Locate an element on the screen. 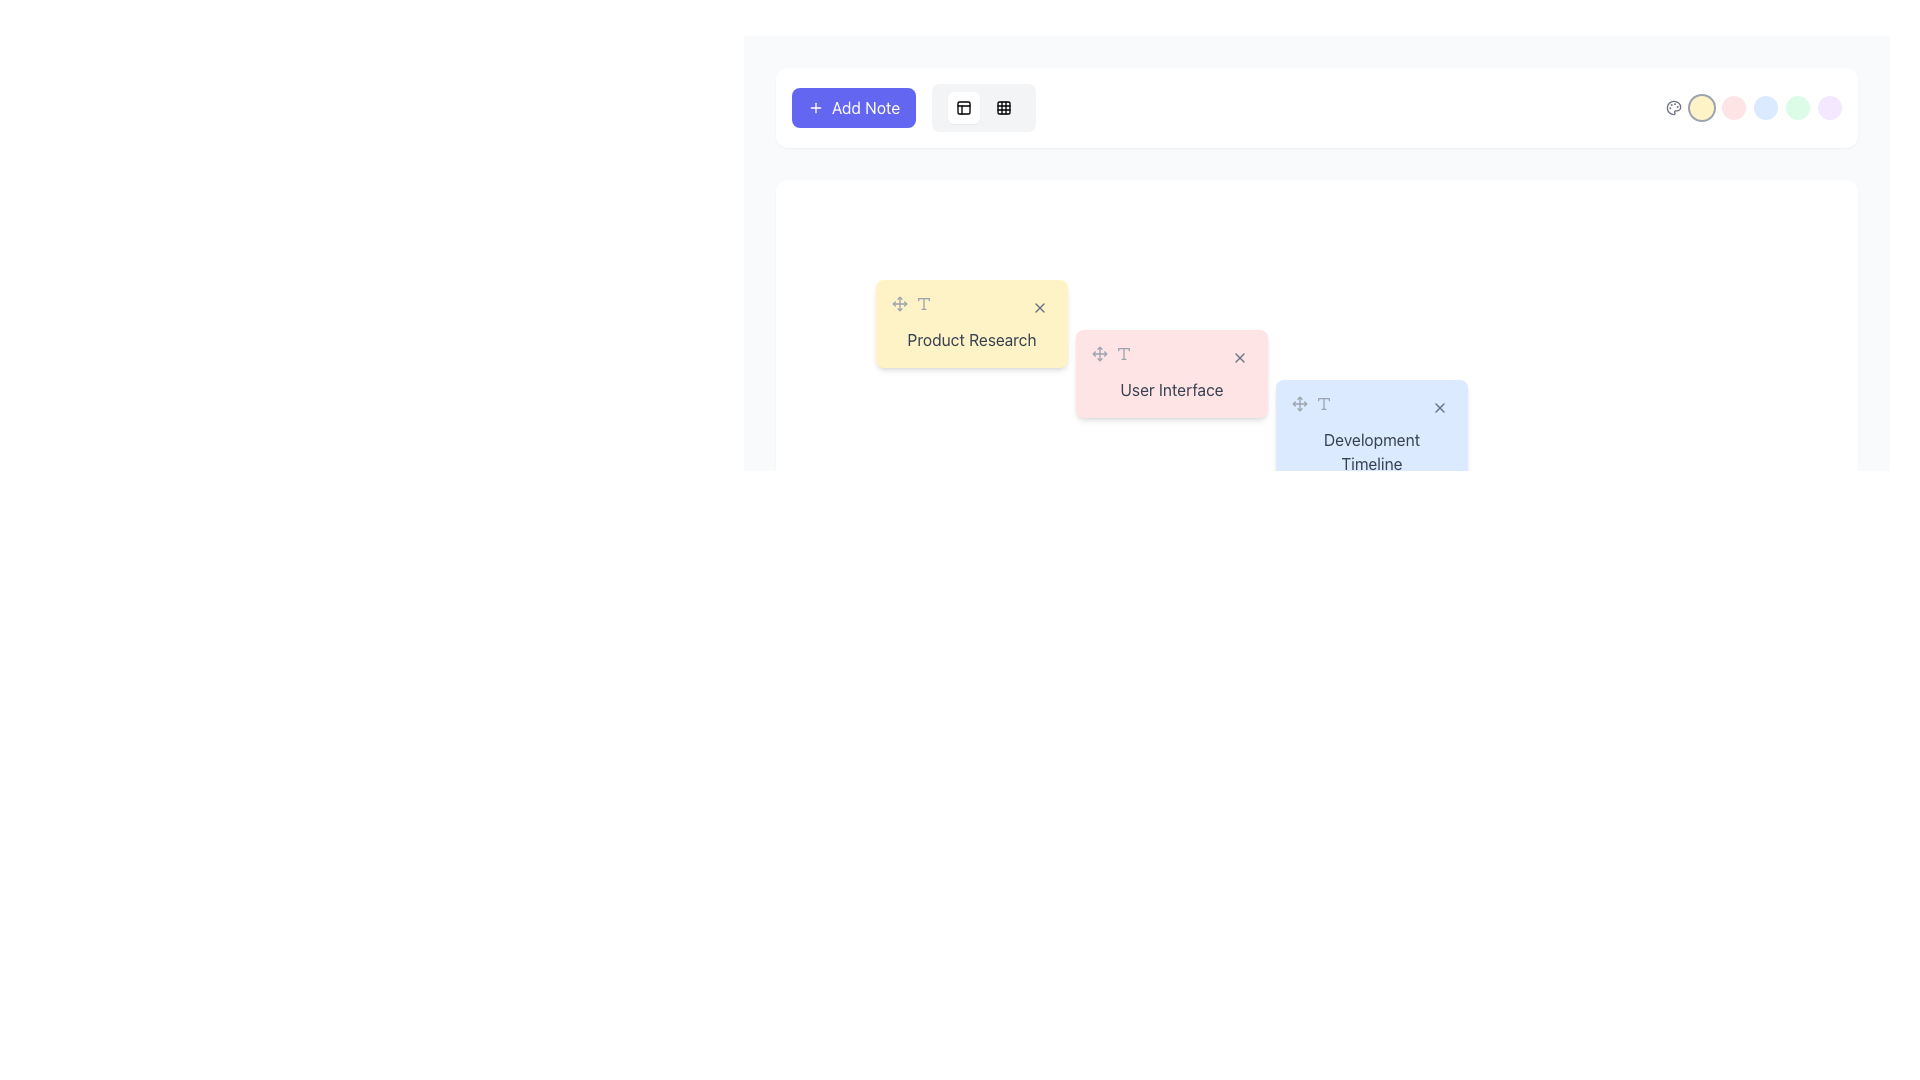  the interactive circular button with an 'X' icon inside it, located at the top-right corner of the 'Development Timeline' card is located at coordinates (1440, 407).